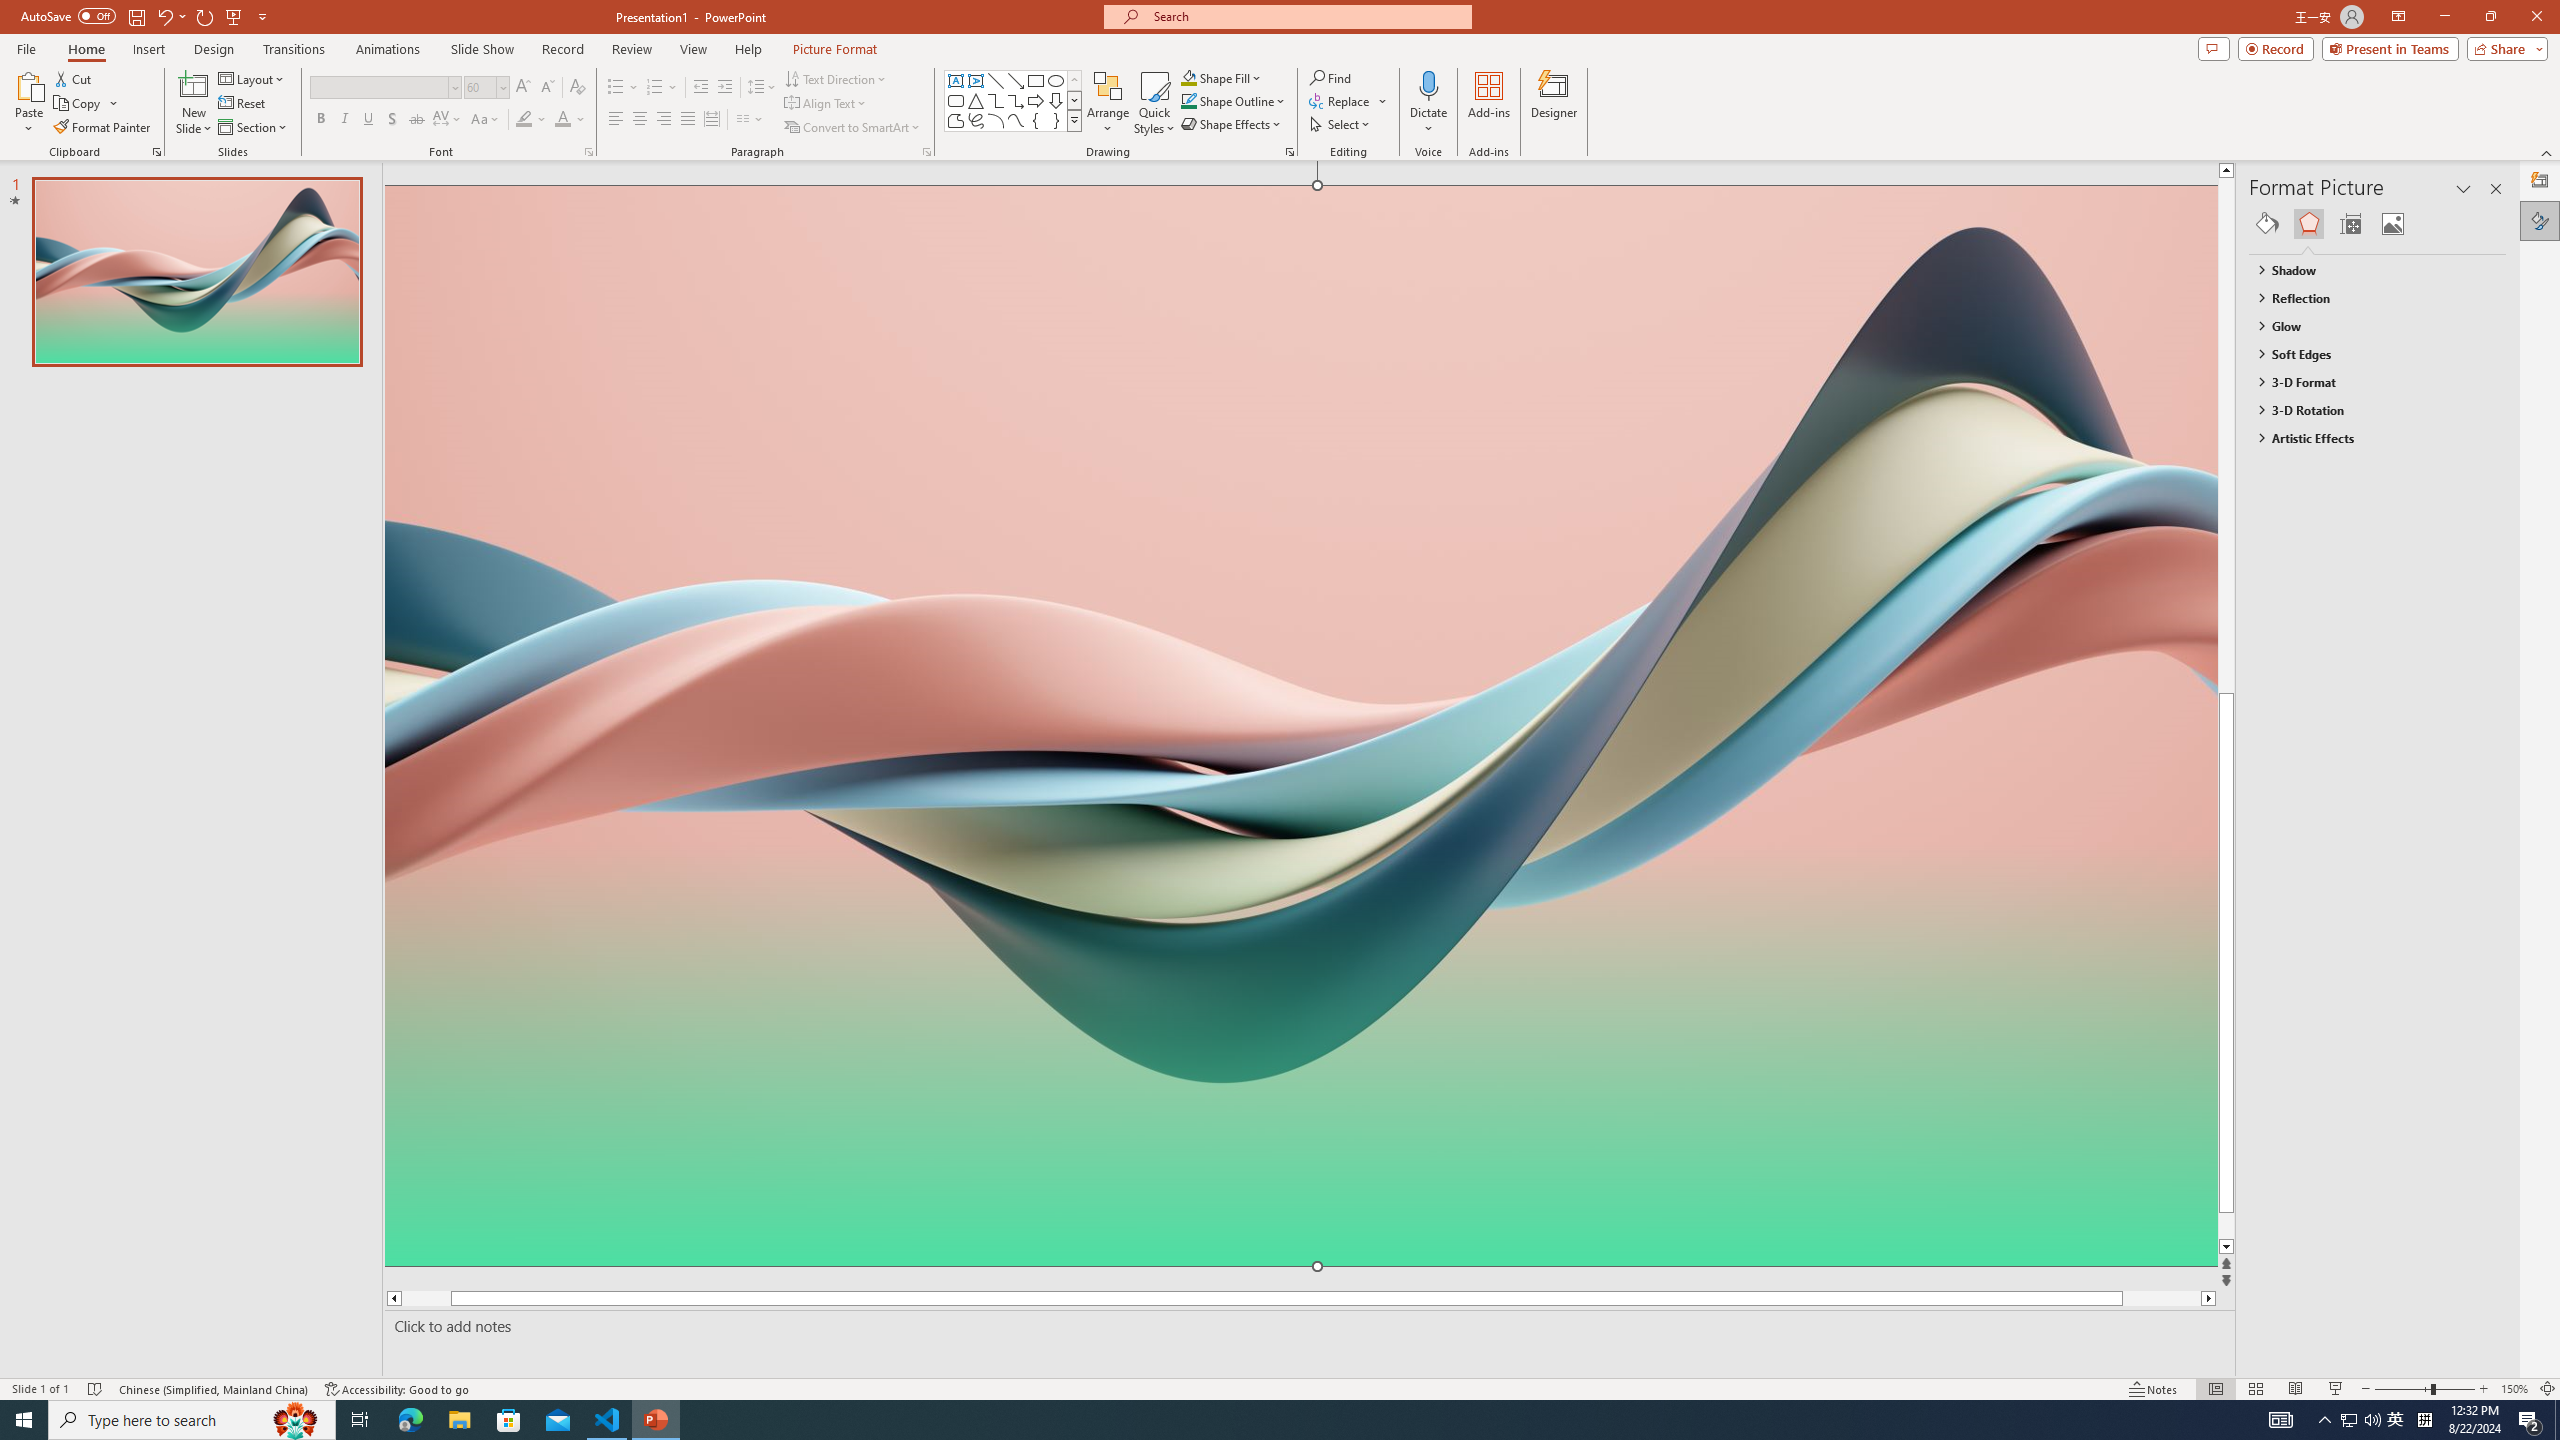  I want to click on 'Numbering', so click(663, 87).